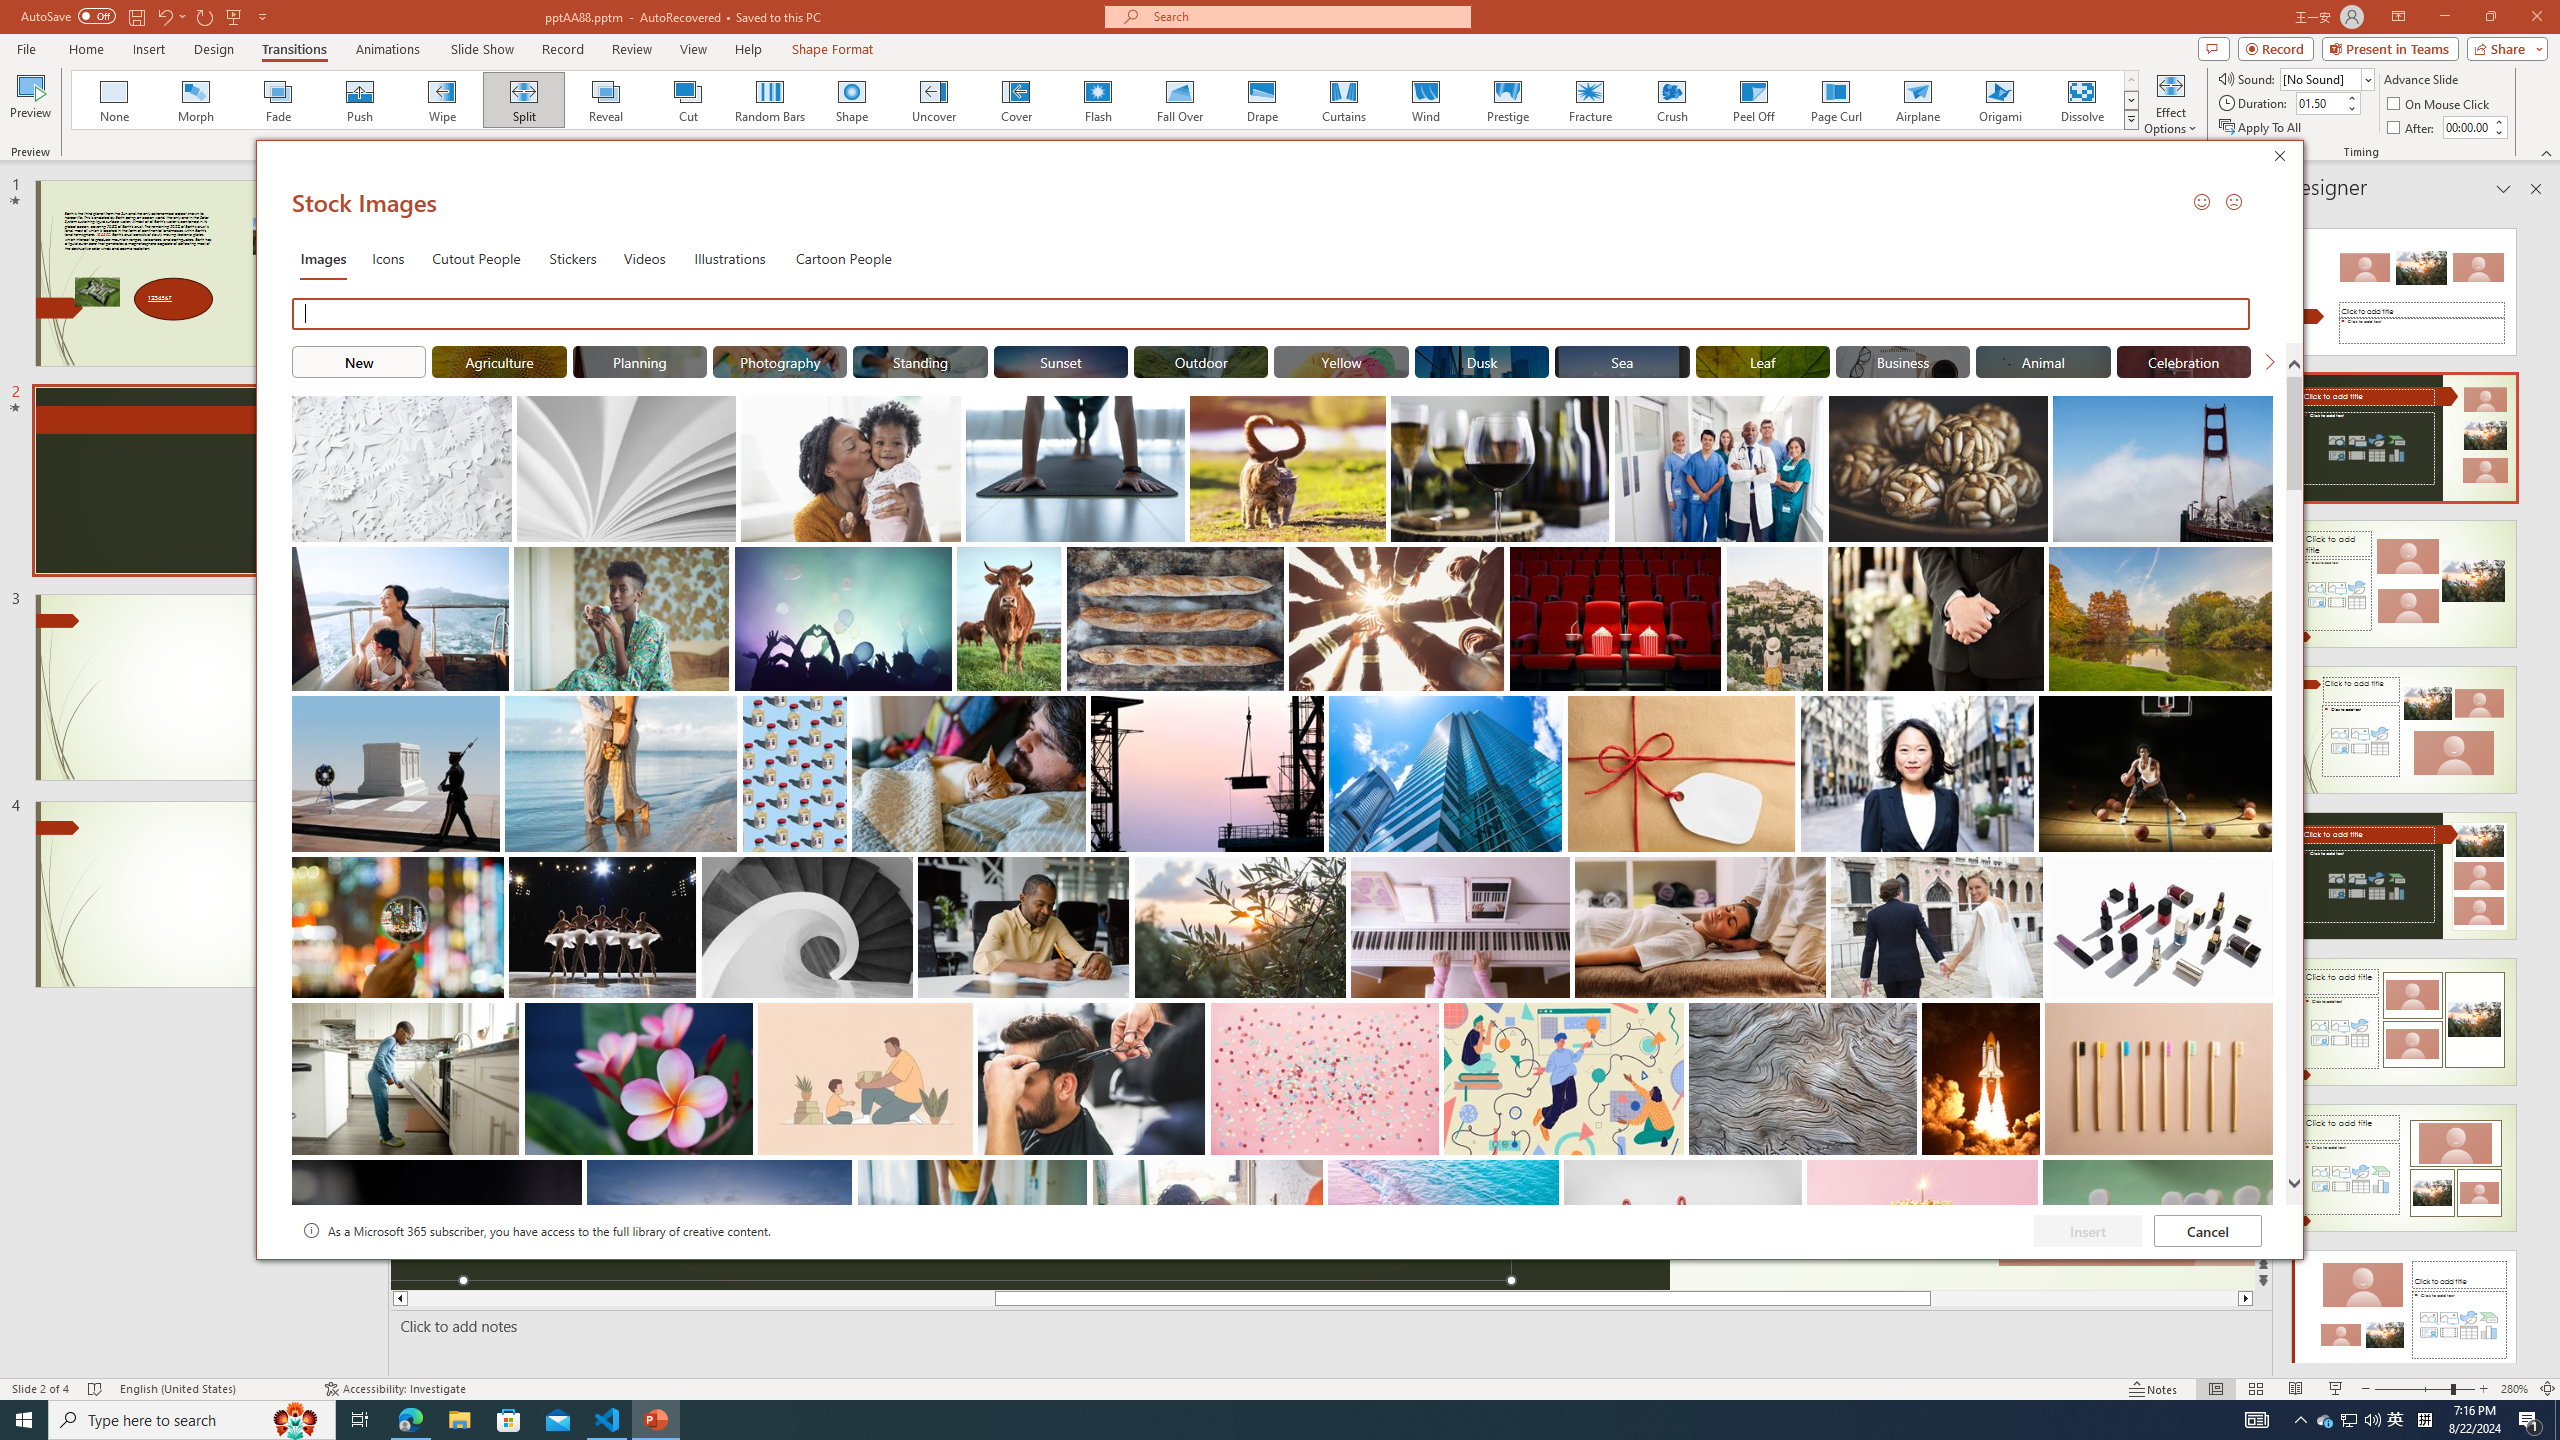 Image resolution: width=2560 pixels, height=1440 pixels. Describe the element at coordinates (1481, 360) in the screenshot. I see `'"Dusk" Stock Images.'` at that location.